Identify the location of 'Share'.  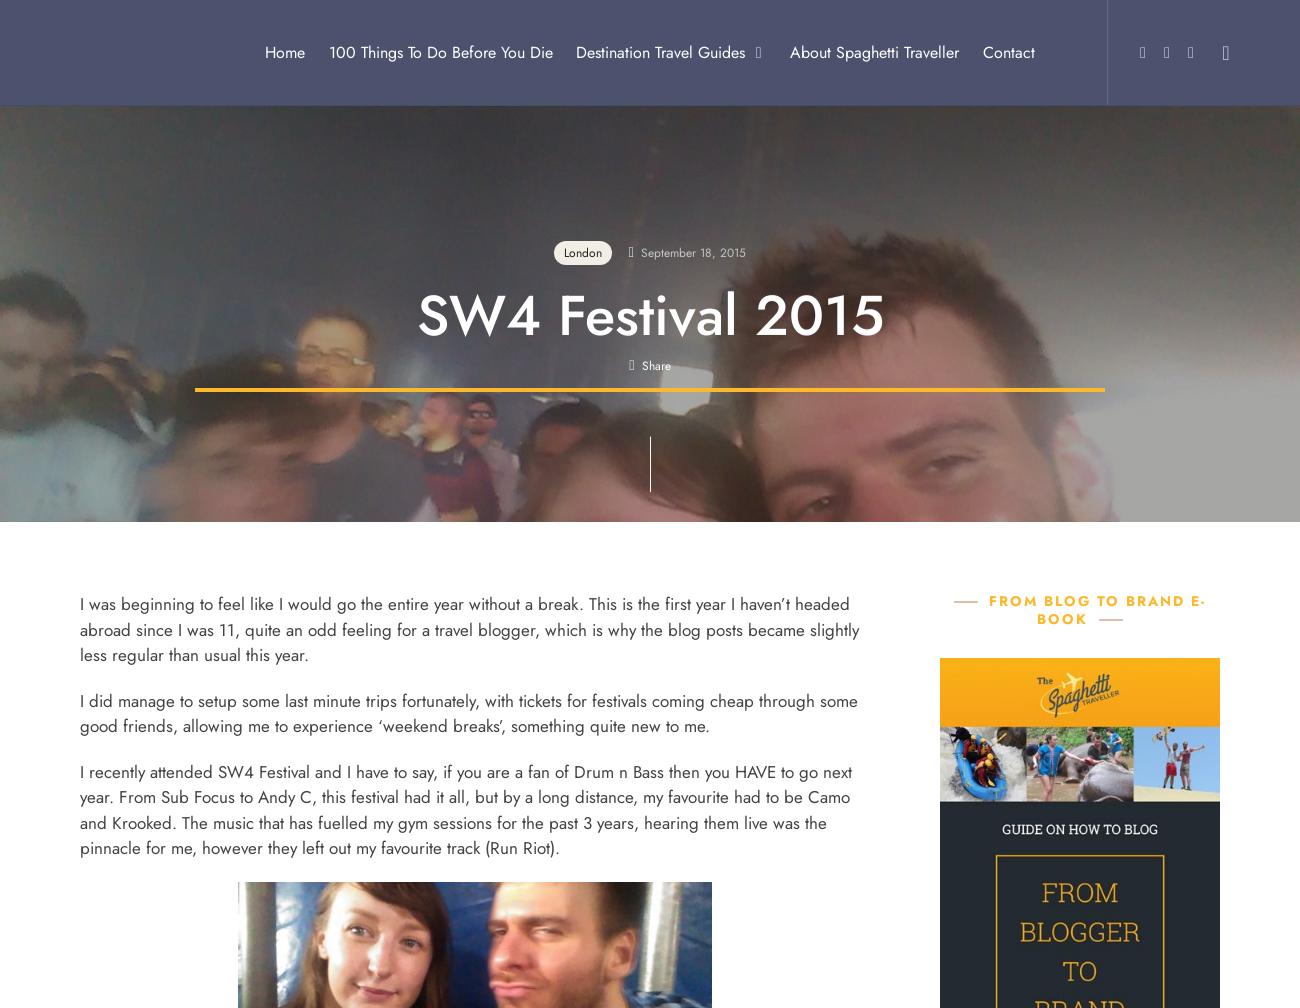
(654, 366).